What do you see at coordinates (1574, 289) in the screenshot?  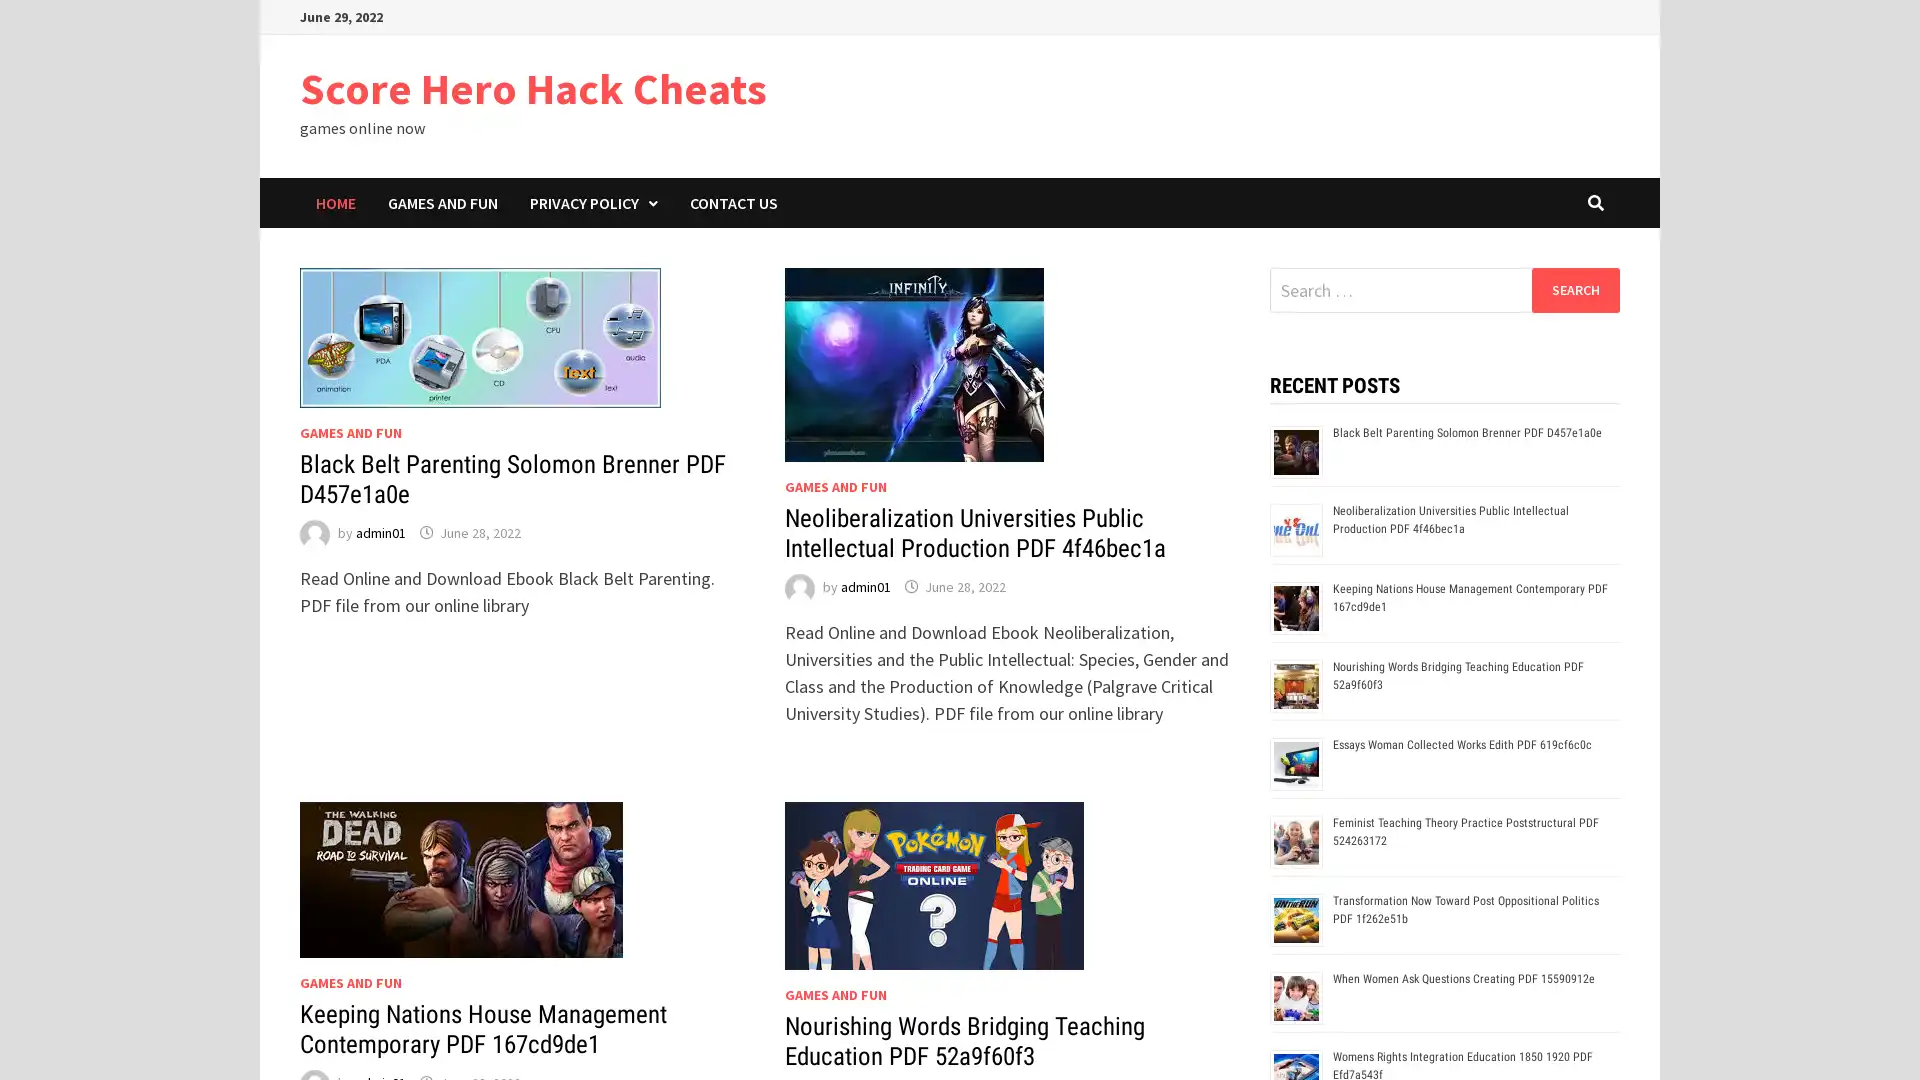 I see `Search` at bounding box center [1574, 289].